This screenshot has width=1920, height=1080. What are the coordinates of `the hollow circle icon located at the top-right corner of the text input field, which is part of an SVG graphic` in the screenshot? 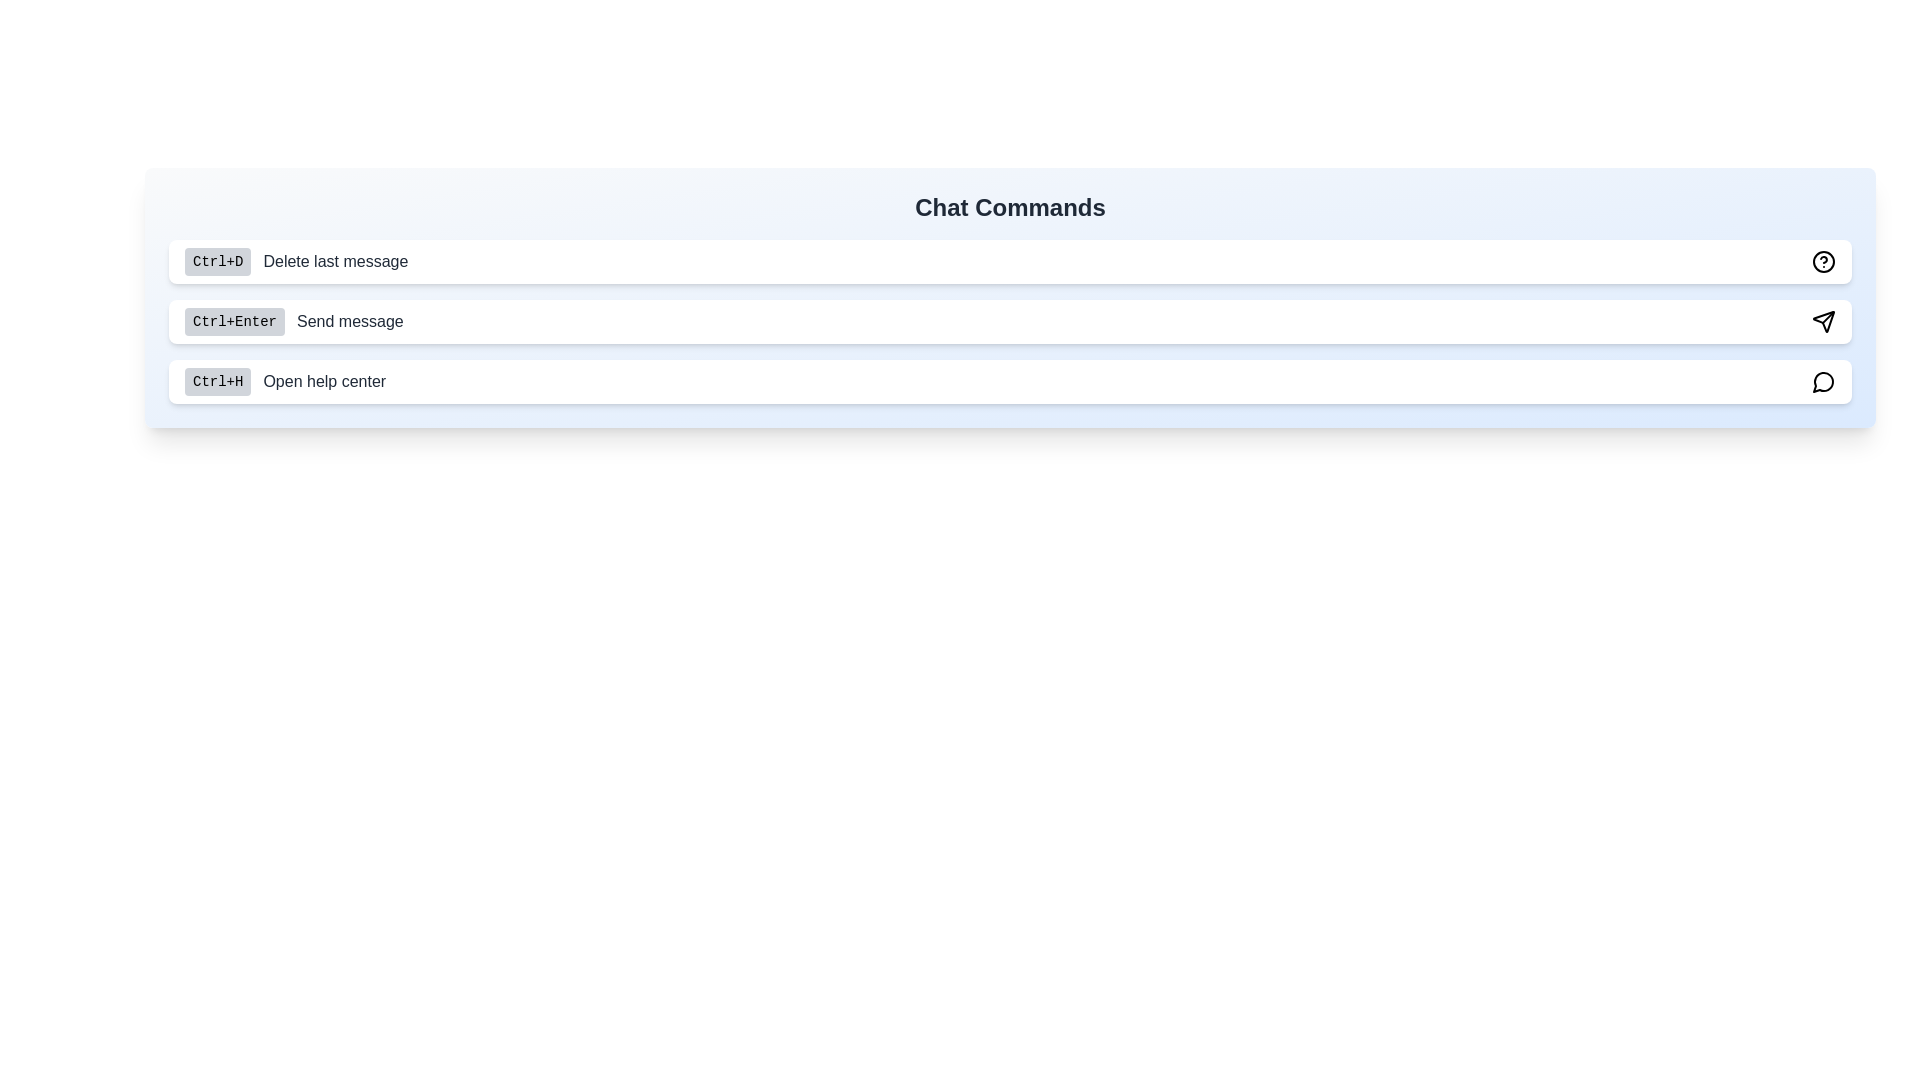 It's located at (1824, 261).